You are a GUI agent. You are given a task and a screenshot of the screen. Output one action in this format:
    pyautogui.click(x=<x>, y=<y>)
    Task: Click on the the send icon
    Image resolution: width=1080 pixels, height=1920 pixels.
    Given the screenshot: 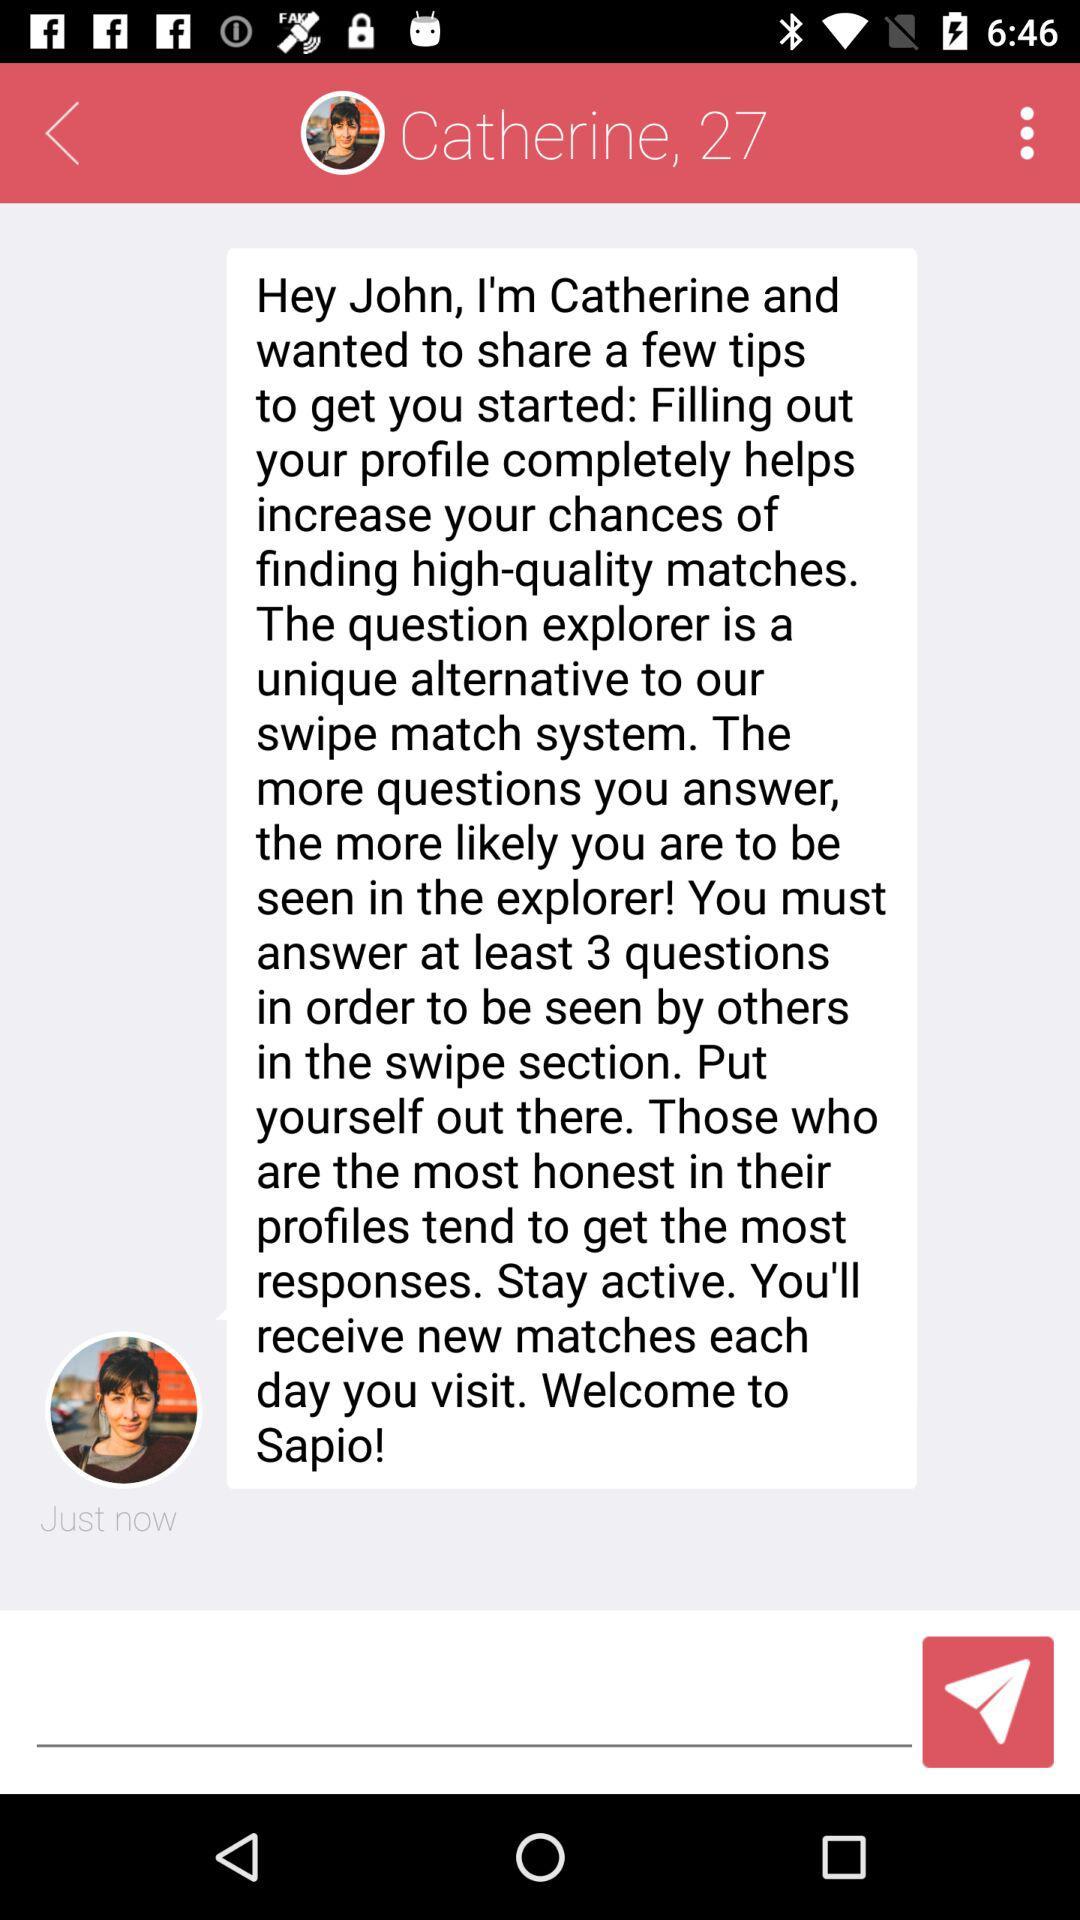 What is the action you would take?
    pyautogui.click(x=987, y=1701)
    